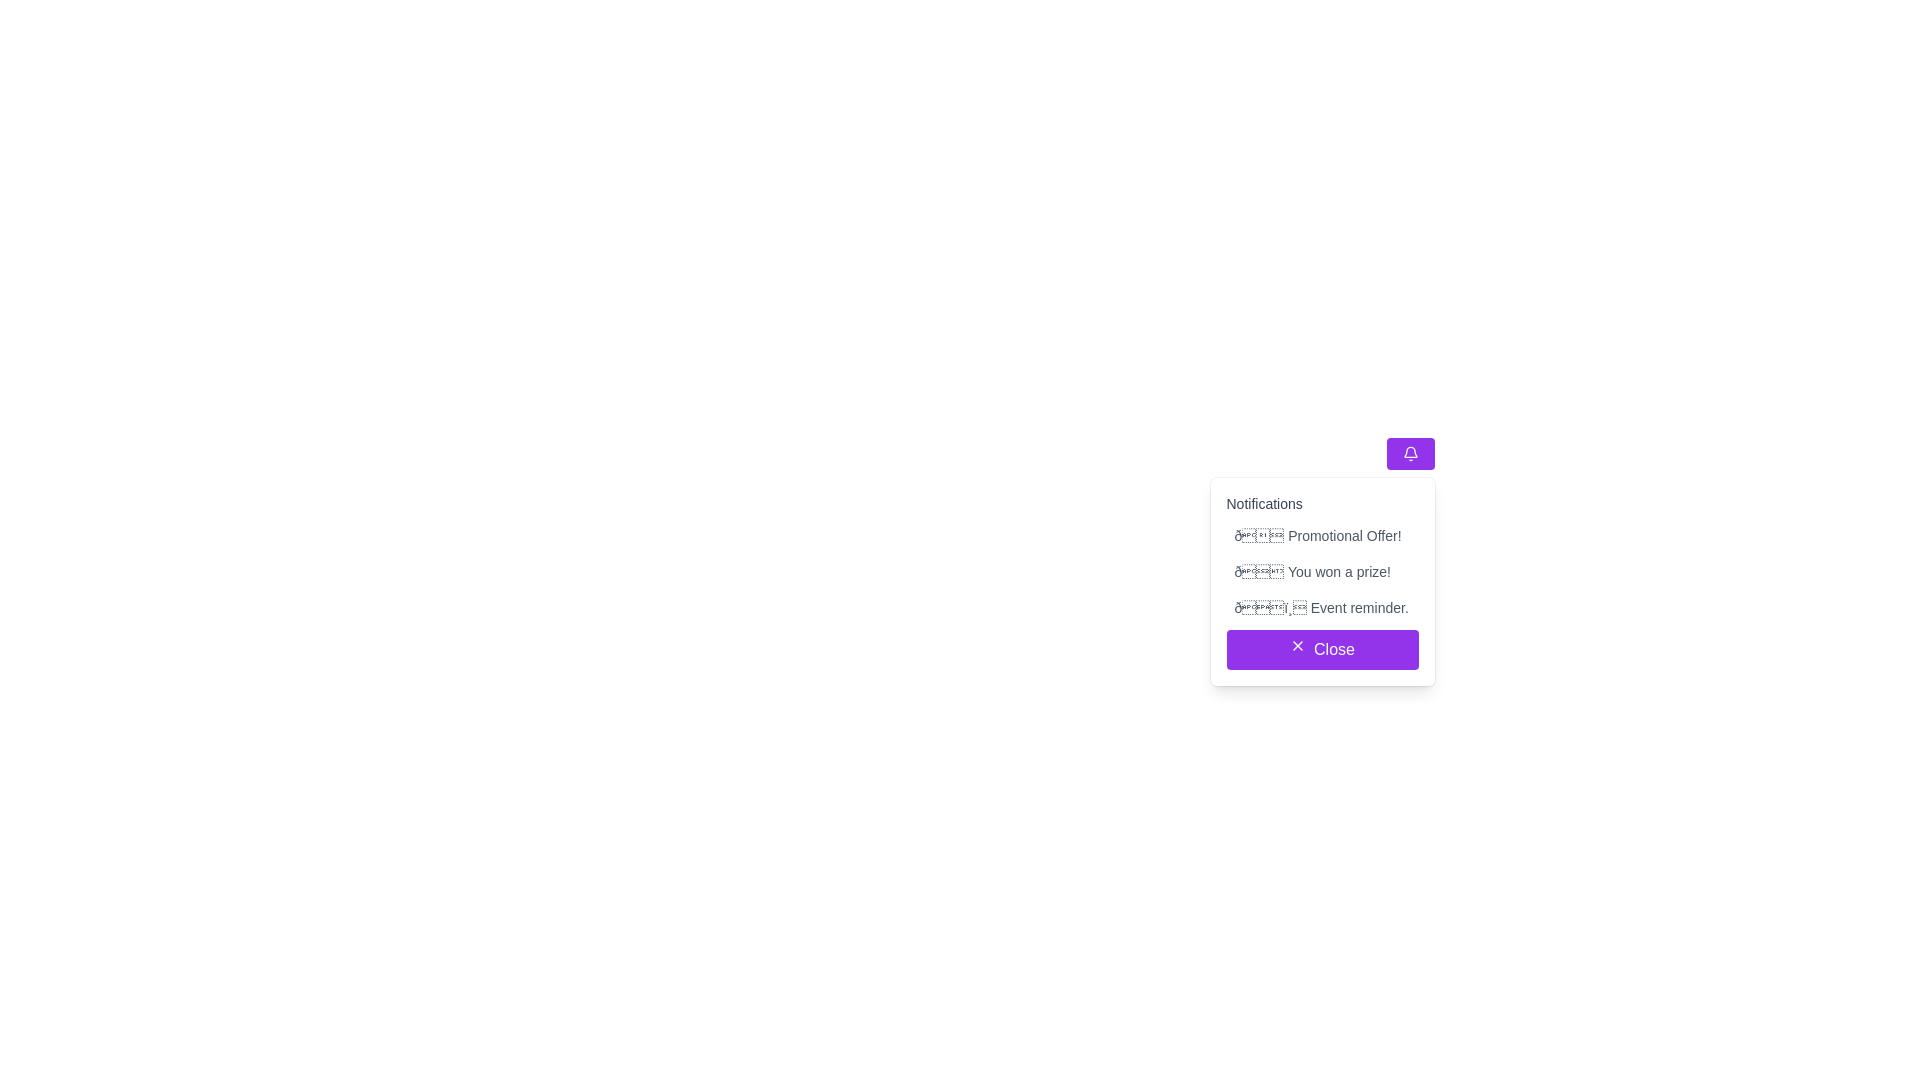 This screenshot has height=1080, width=1920. Describe the element at coordinates (1322, 650) in the screenshot. I see `the 'Close' button with a purple background and white text located at the bottom of the dropdown menu` at that location.